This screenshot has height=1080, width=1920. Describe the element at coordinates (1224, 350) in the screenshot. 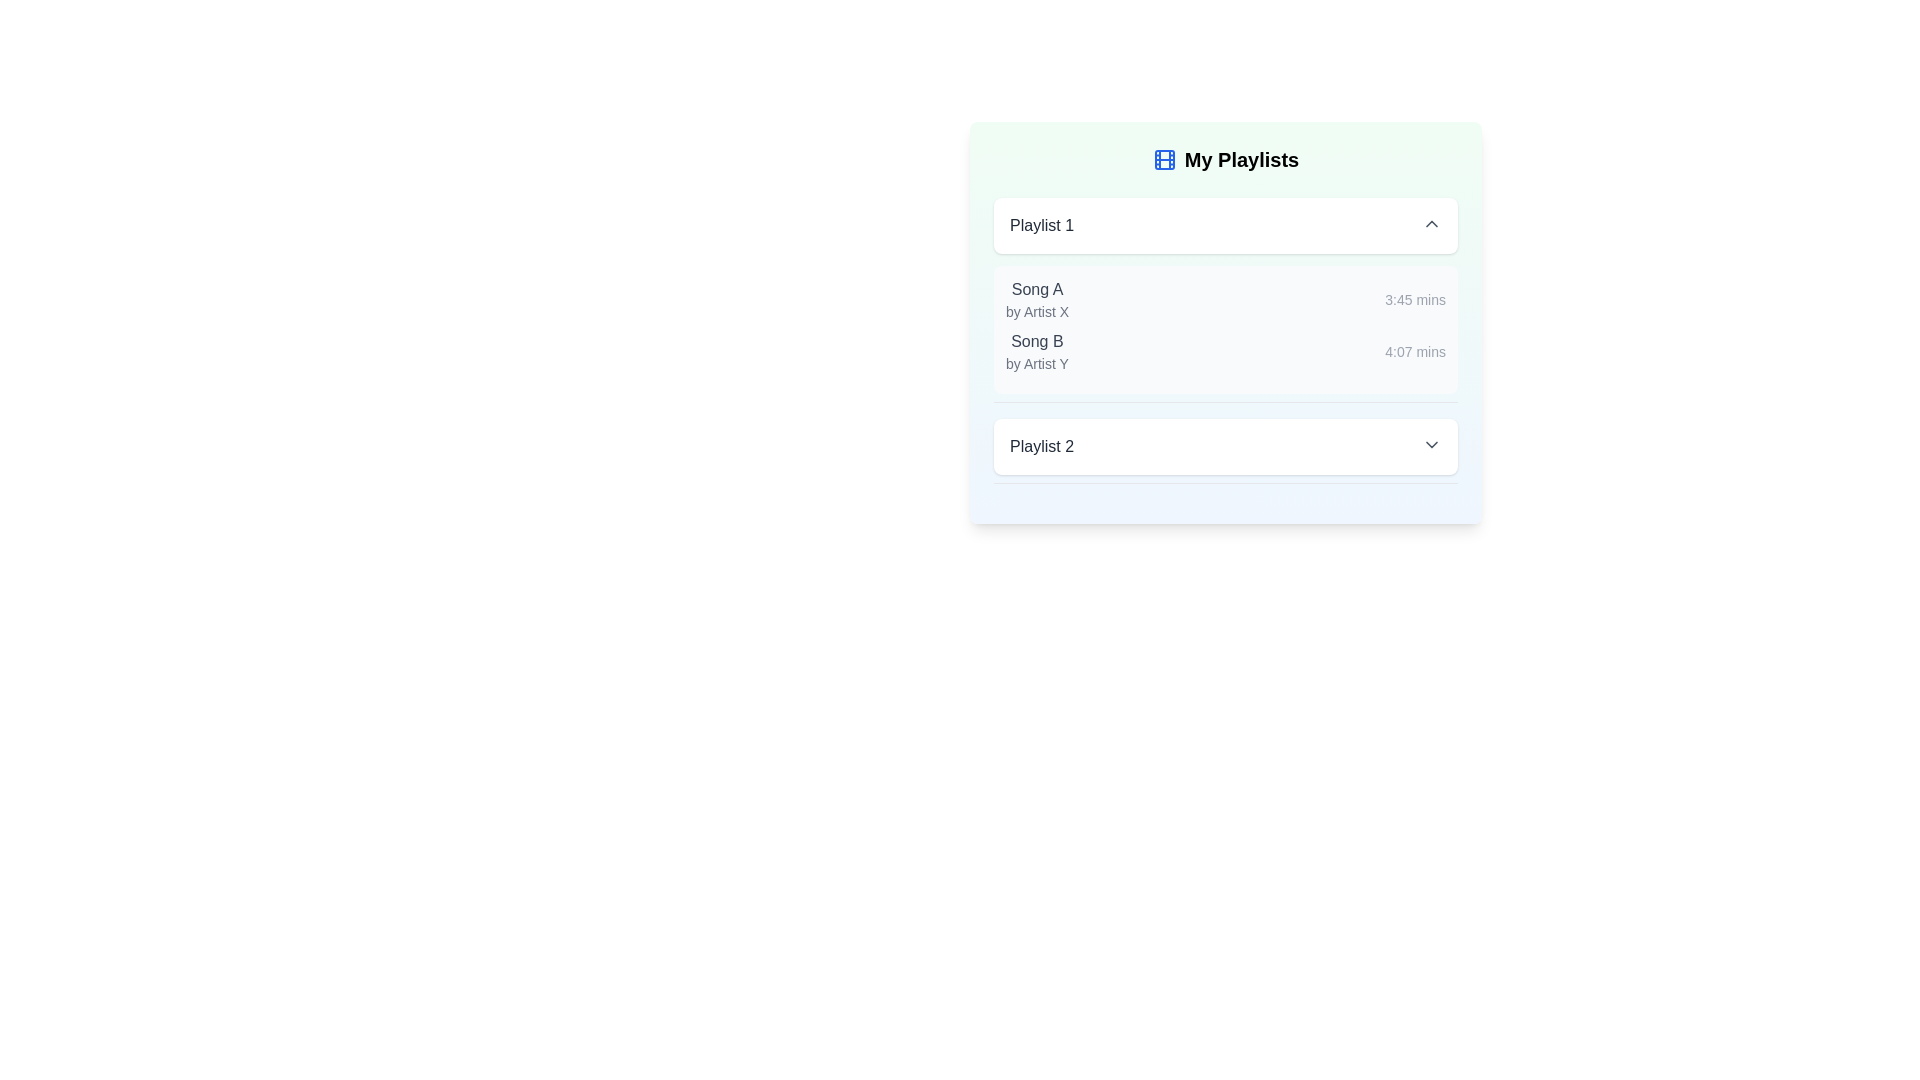

I see `the static content display that shows information about the second song entry in 'Playlist 1', which includes the title, artist, and duration` at that location.